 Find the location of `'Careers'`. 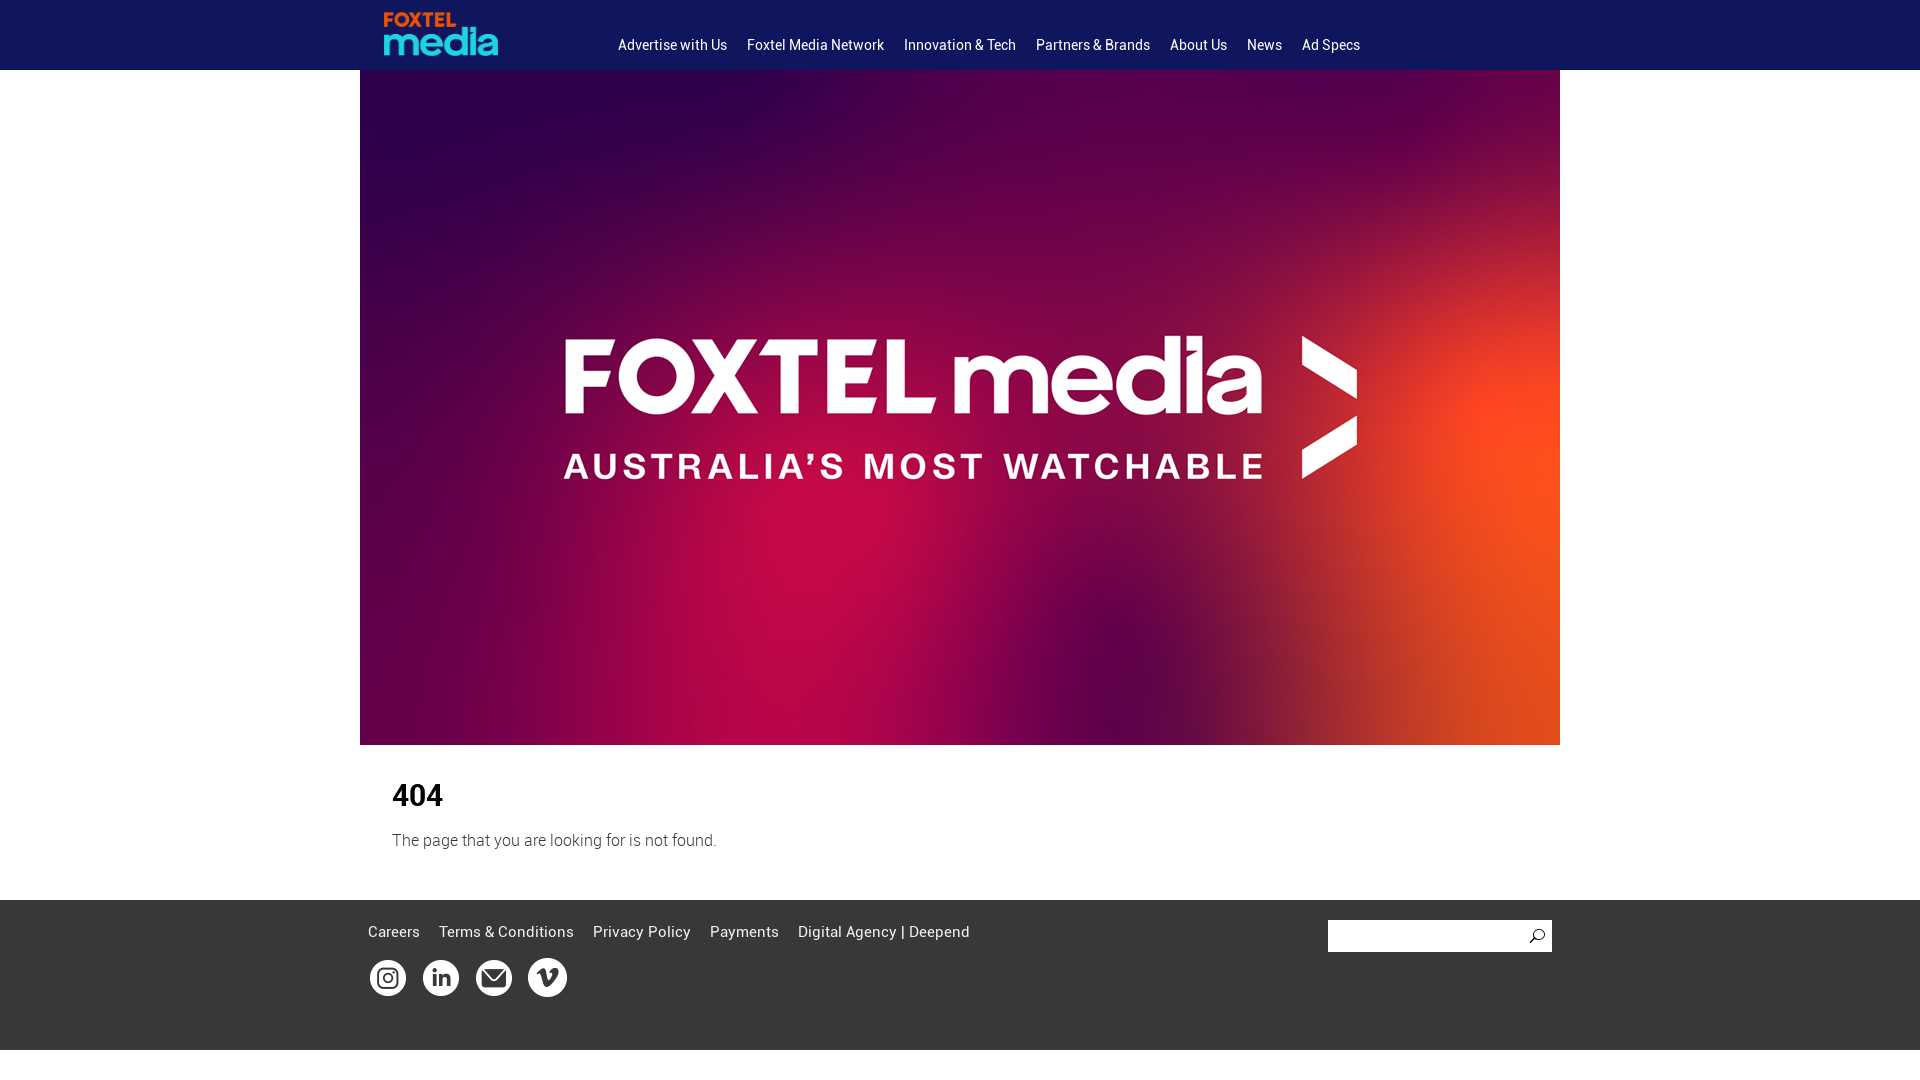

'Careers' is located at coordinates (368, 932).